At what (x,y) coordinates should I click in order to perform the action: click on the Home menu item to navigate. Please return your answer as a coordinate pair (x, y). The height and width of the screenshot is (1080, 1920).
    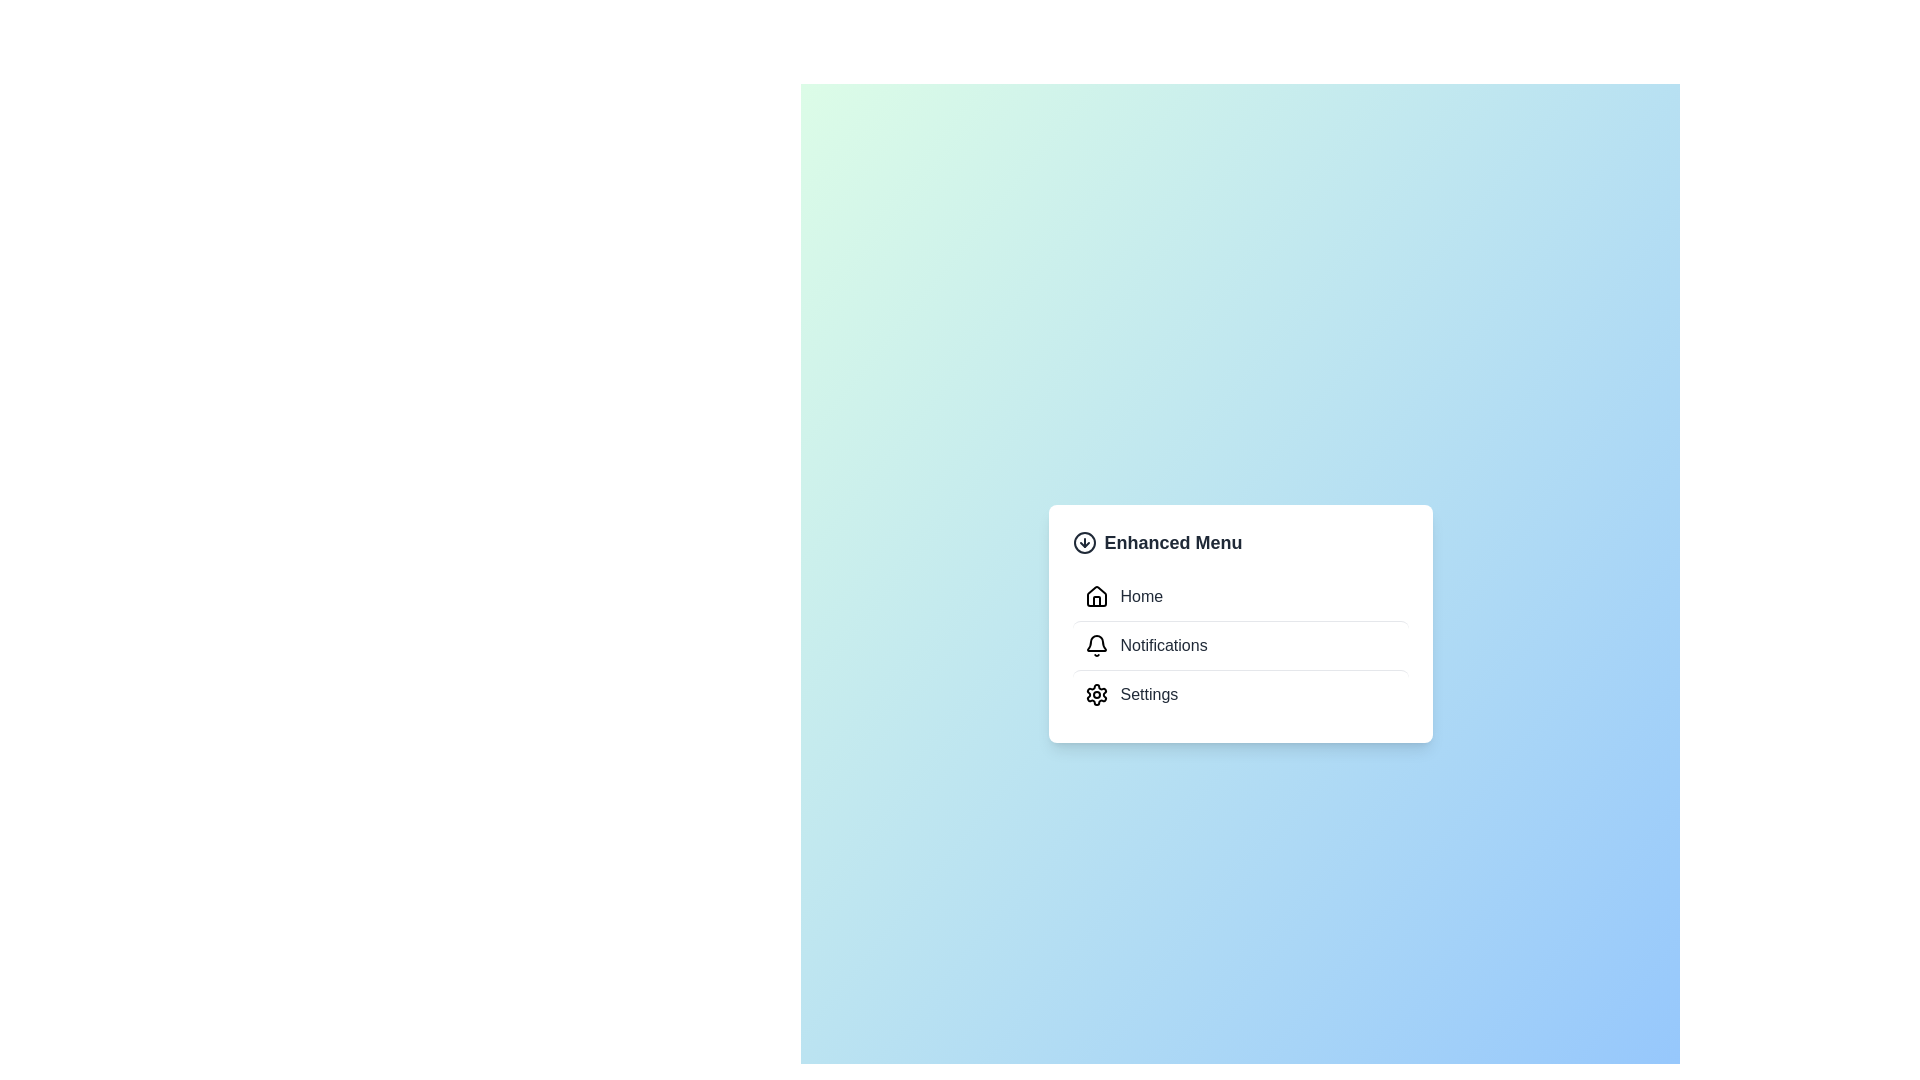
    Looking at the image, I should click on (1239, 596).